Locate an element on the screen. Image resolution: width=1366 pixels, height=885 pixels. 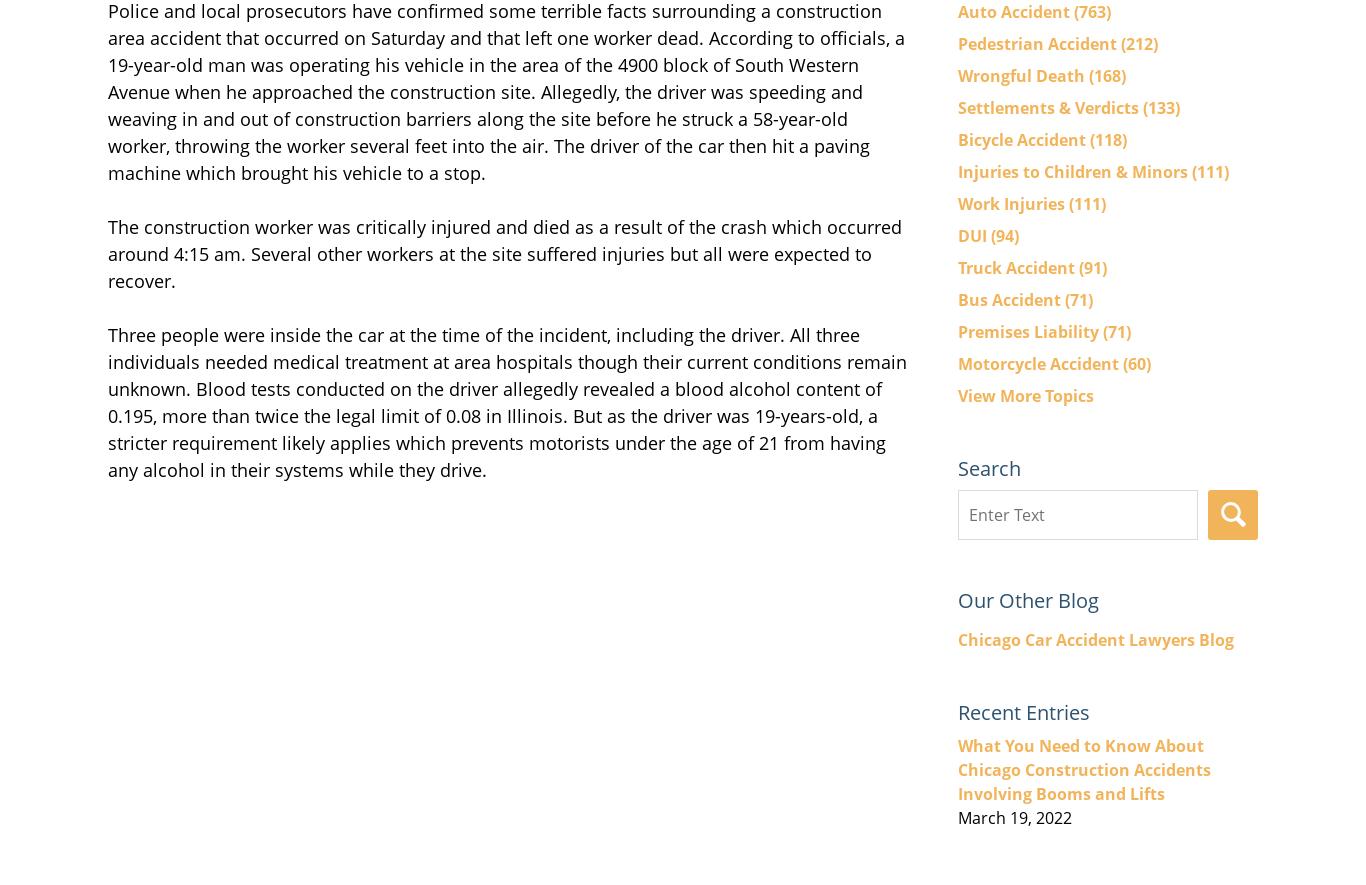
'Auto Accident' is located at coordinates (1016, 10).